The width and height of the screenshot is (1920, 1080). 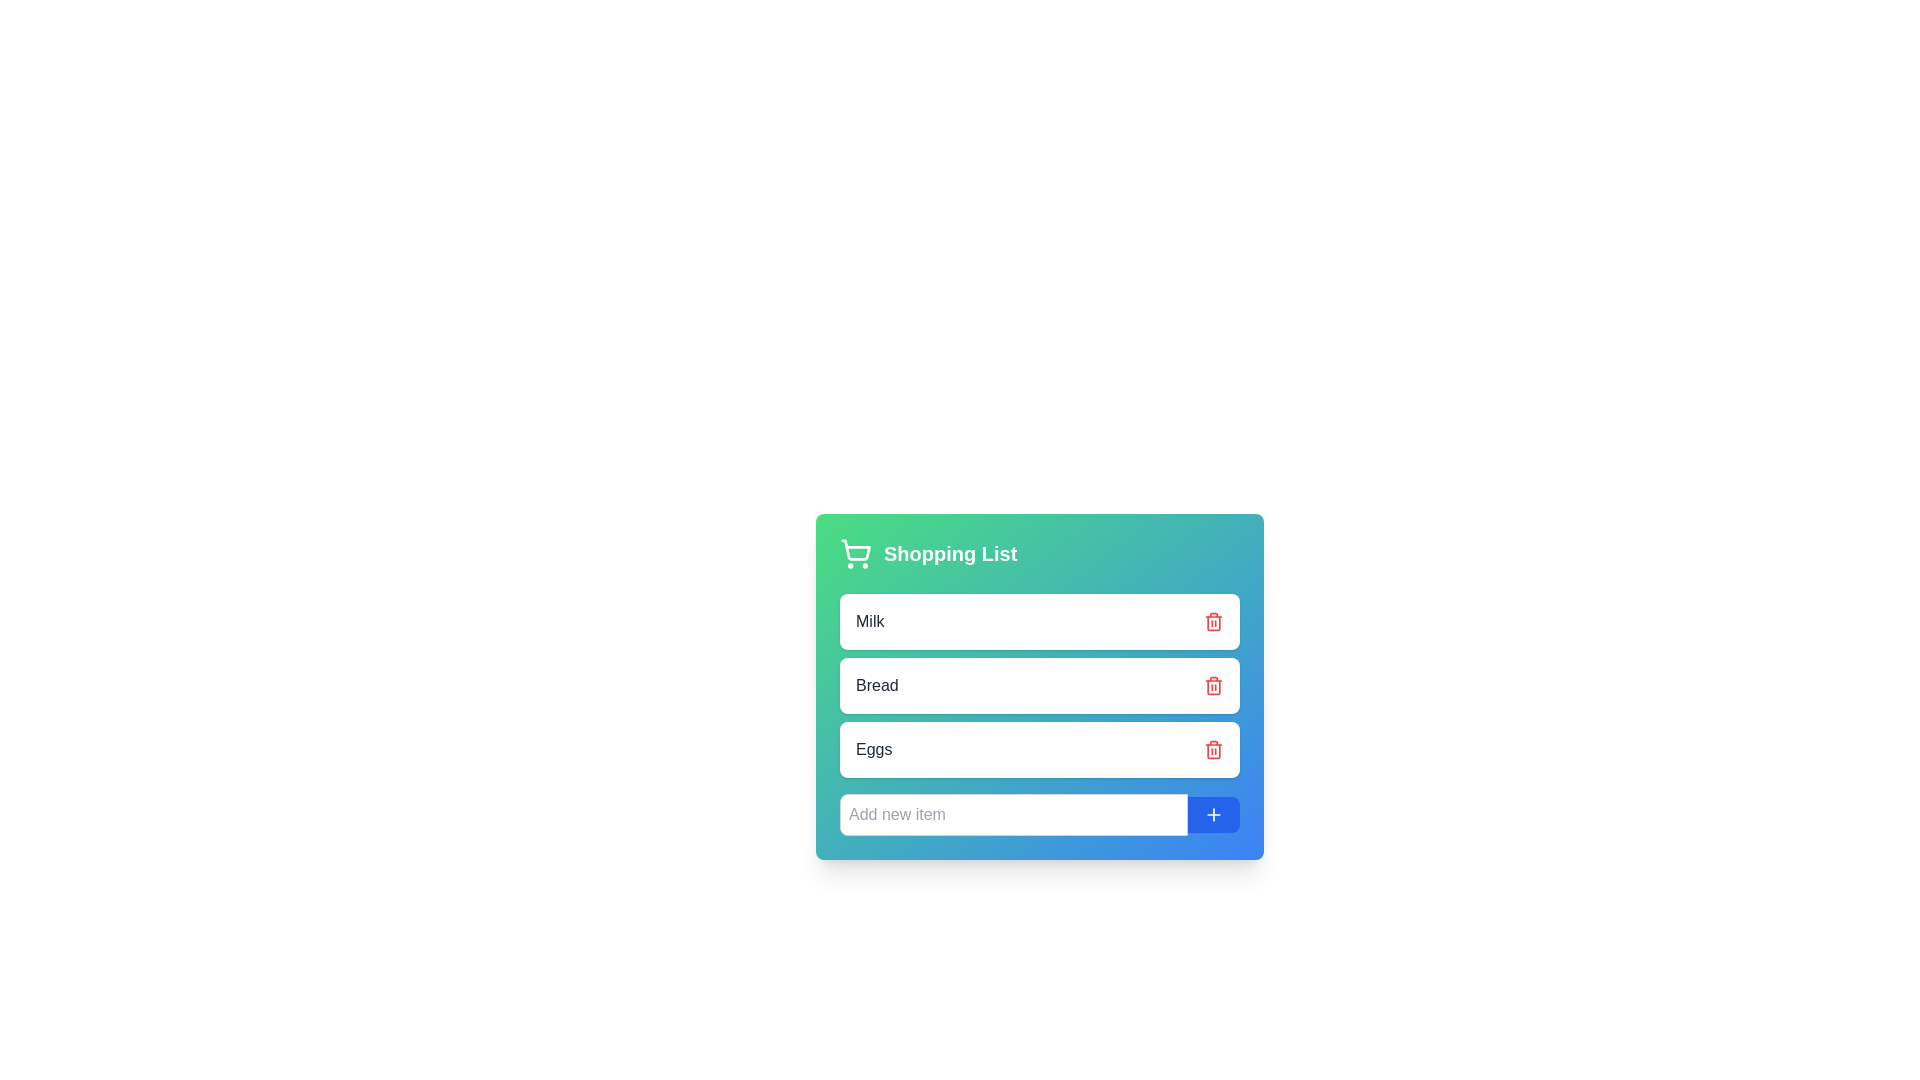 I want to click on the 'Bread' list item, which is the second item in the shopping list interface, for reordering within the list, so click(x=1040, y=685).